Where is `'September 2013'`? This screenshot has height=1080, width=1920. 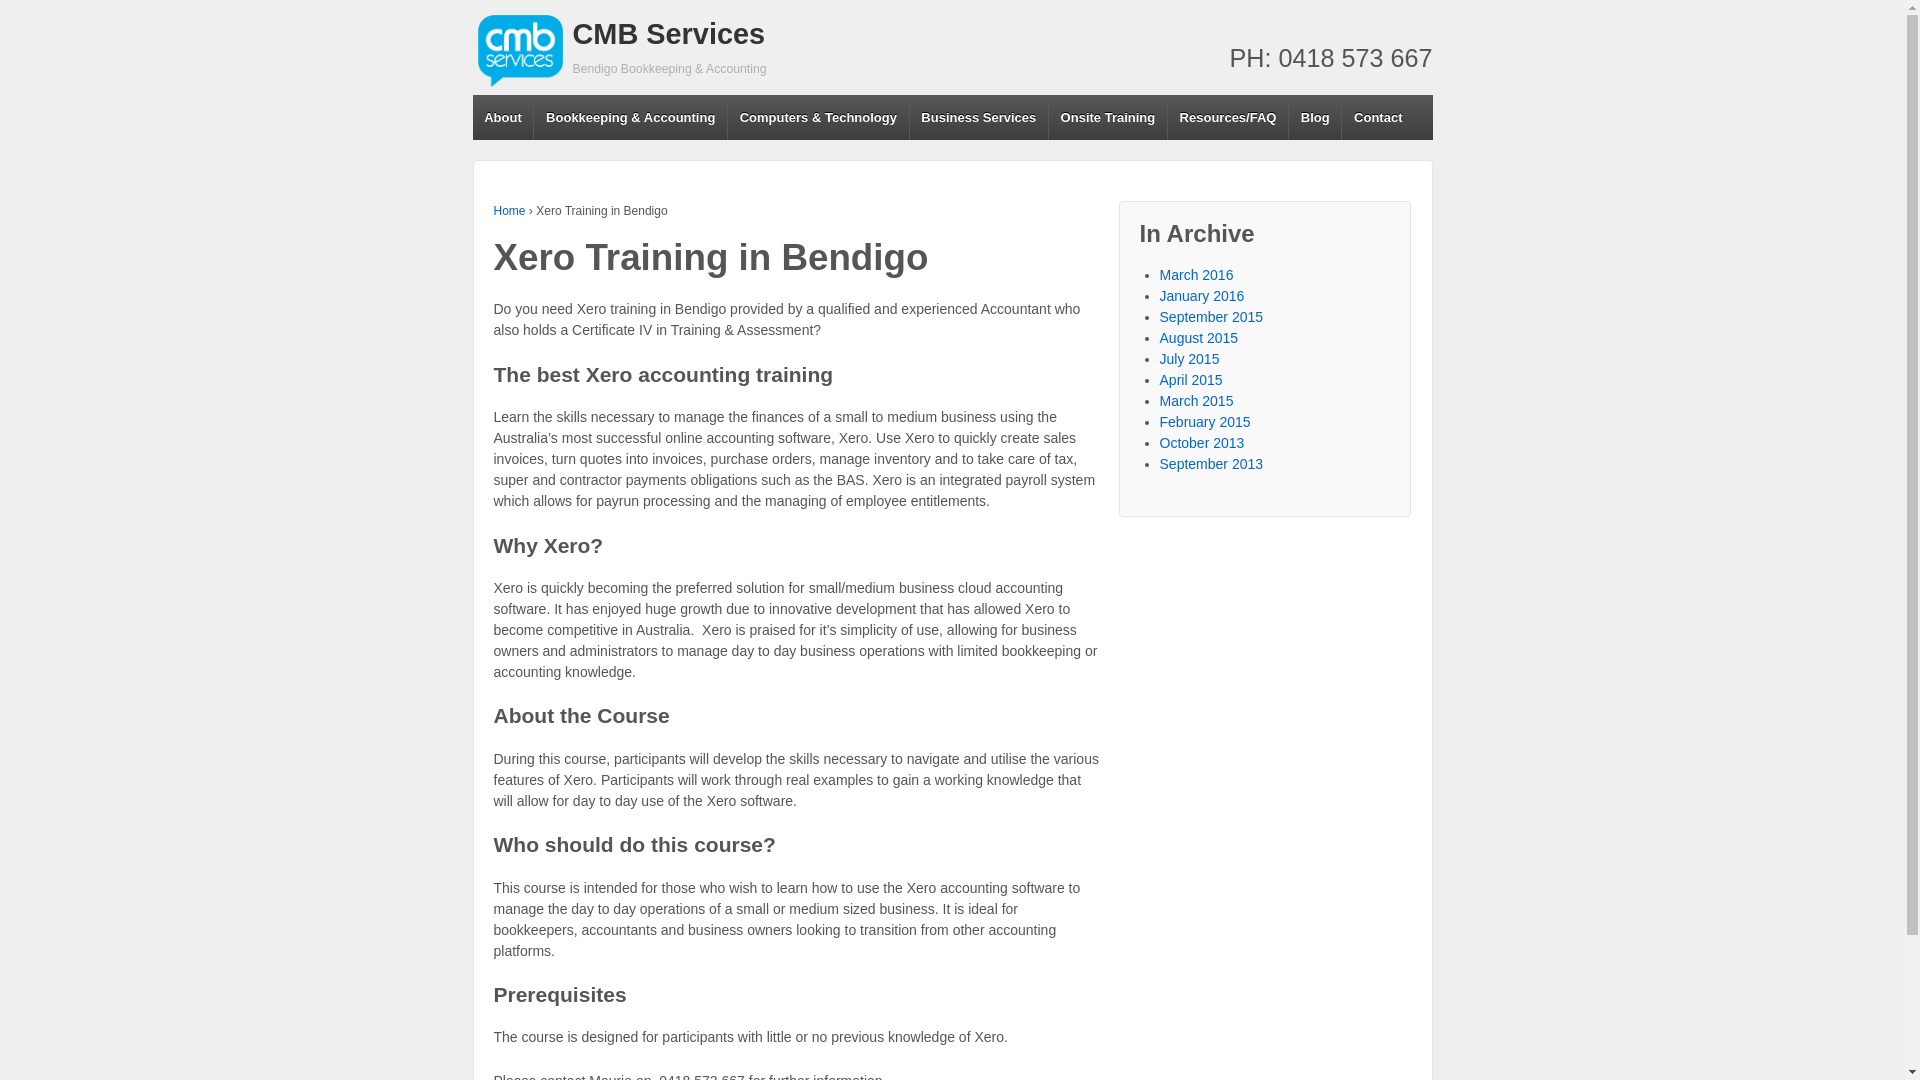 'September 2013' is located at coordinates (1160, 463).